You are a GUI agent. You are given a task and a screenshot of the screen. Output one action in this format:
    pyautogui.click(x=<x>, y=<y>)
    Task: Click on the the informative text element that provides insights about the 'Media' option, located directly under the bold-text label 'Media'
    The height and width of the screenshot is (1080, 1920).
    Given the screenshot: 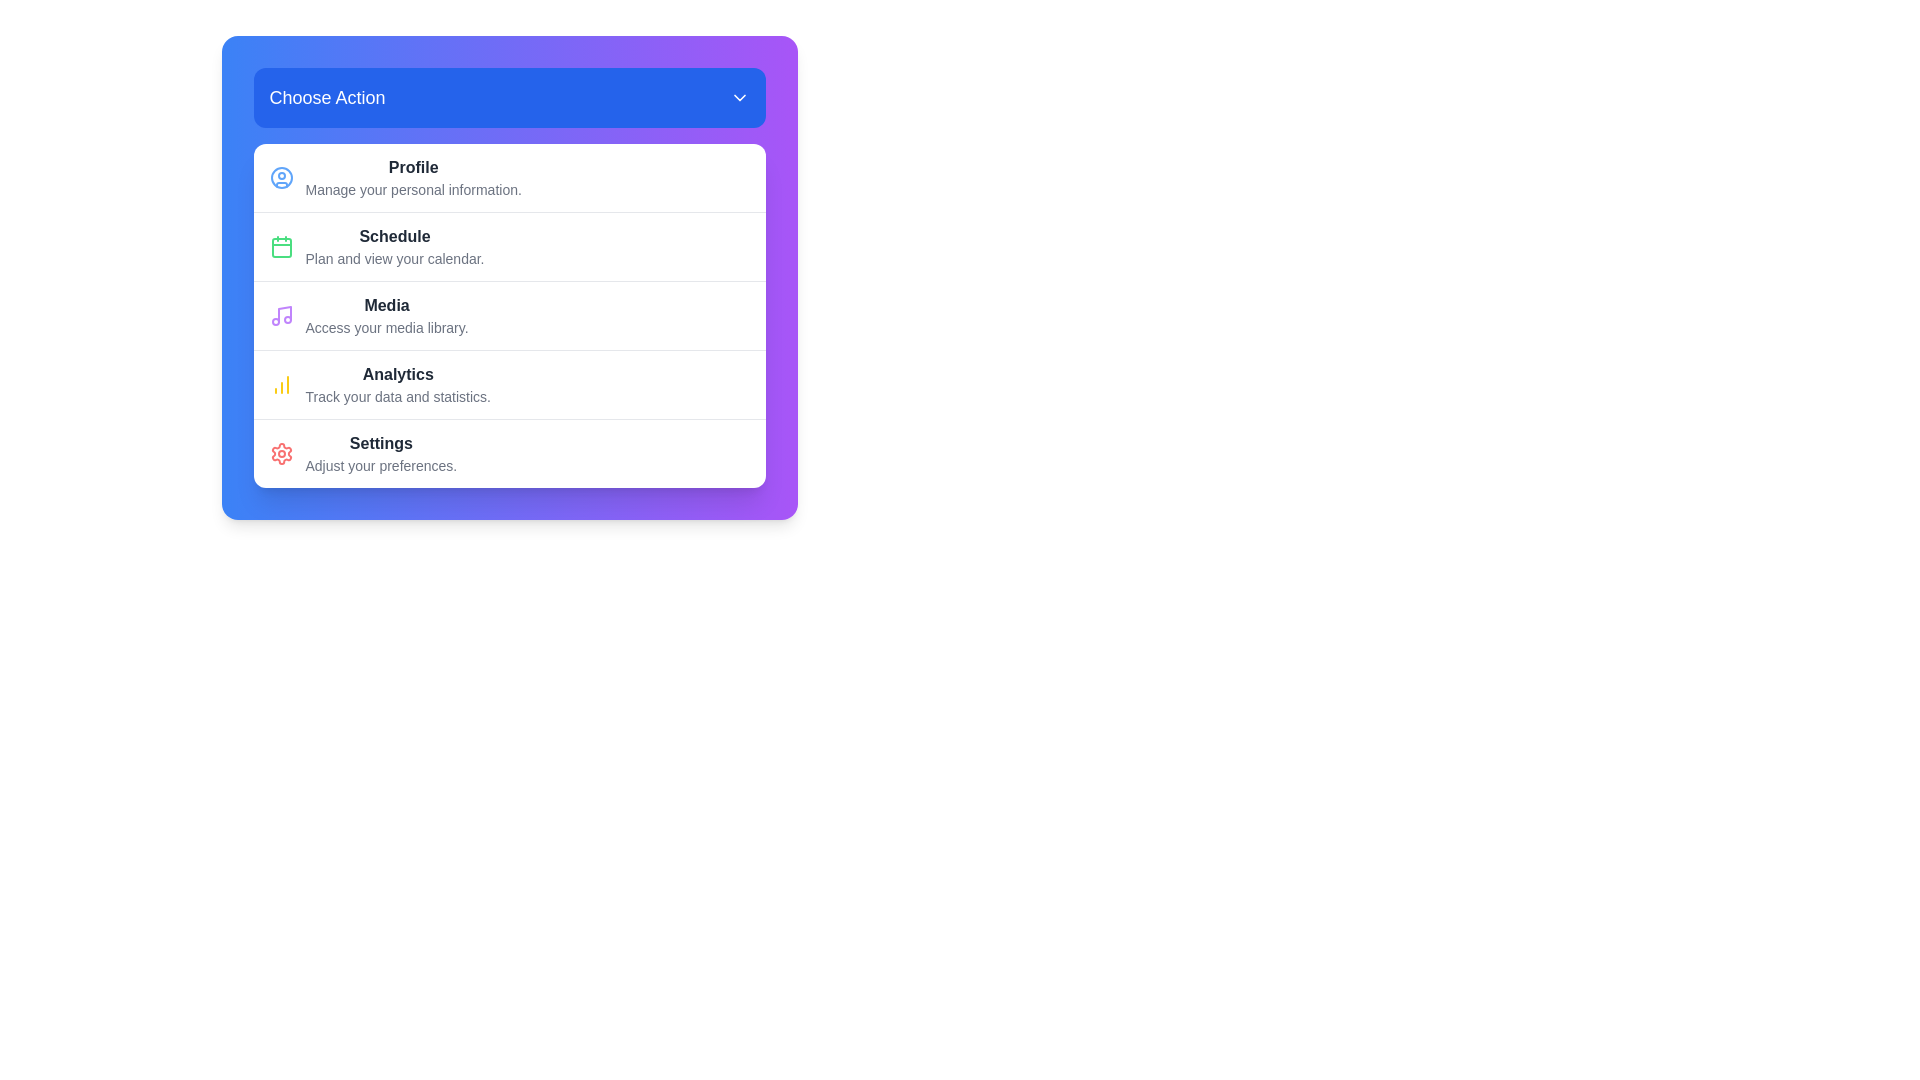 What is the action you would take?
    pyautogui.click(x=387, y=326)
    